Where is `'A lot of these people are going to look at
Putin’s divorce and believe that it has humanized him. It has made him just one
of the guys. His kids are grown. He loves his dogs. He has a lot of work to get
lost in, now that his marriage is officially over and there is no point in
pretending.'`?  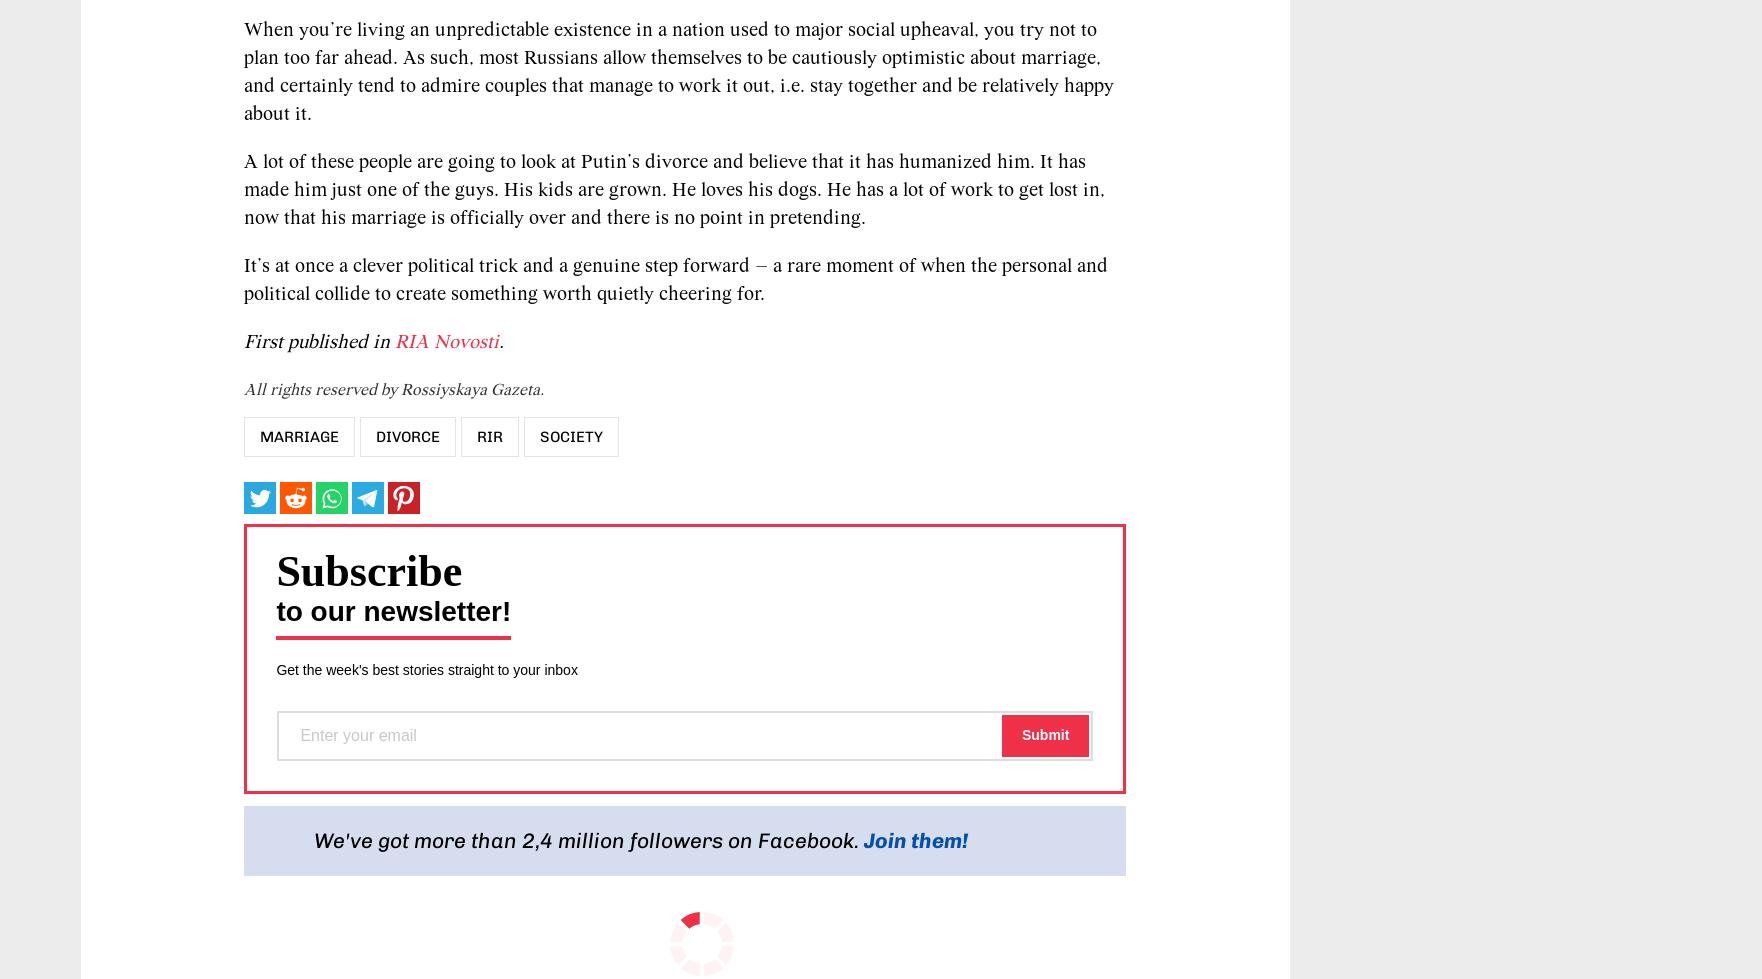
'A lot of these people are going to look at
Putin’s divorce and believe that it has humanized him. It has made him just one
of the guys. His kids are grown. He loves his dogs. He has a lot of work to get
lost in, now that his marriage is officially over and there is no point in
pretending.' is located at coordinates (673, 190).